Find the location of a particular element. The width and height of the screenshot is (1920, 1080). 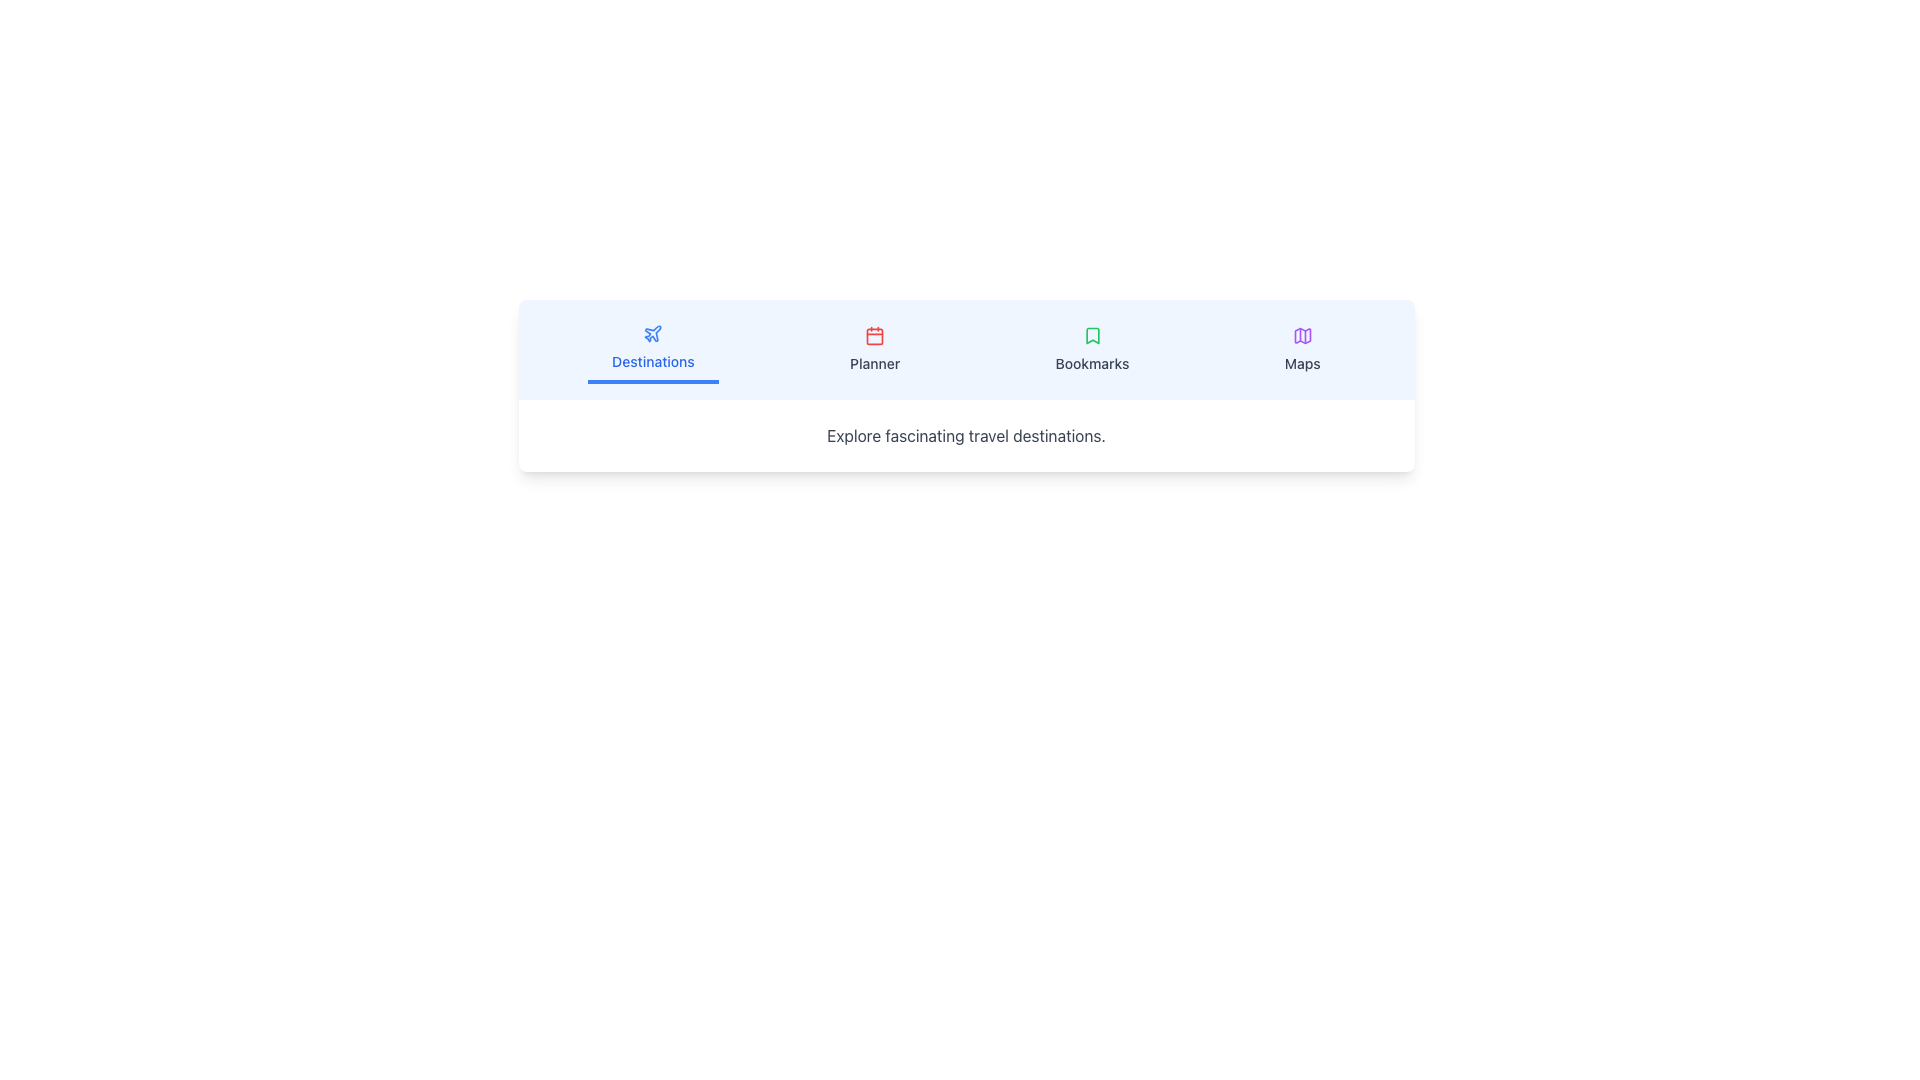

the purple SVG graphic icon representing a map, located in the fourth position of the navigation menu labeled 'Maps', to trigger the hover effects is located at coordinates (1302, 334).